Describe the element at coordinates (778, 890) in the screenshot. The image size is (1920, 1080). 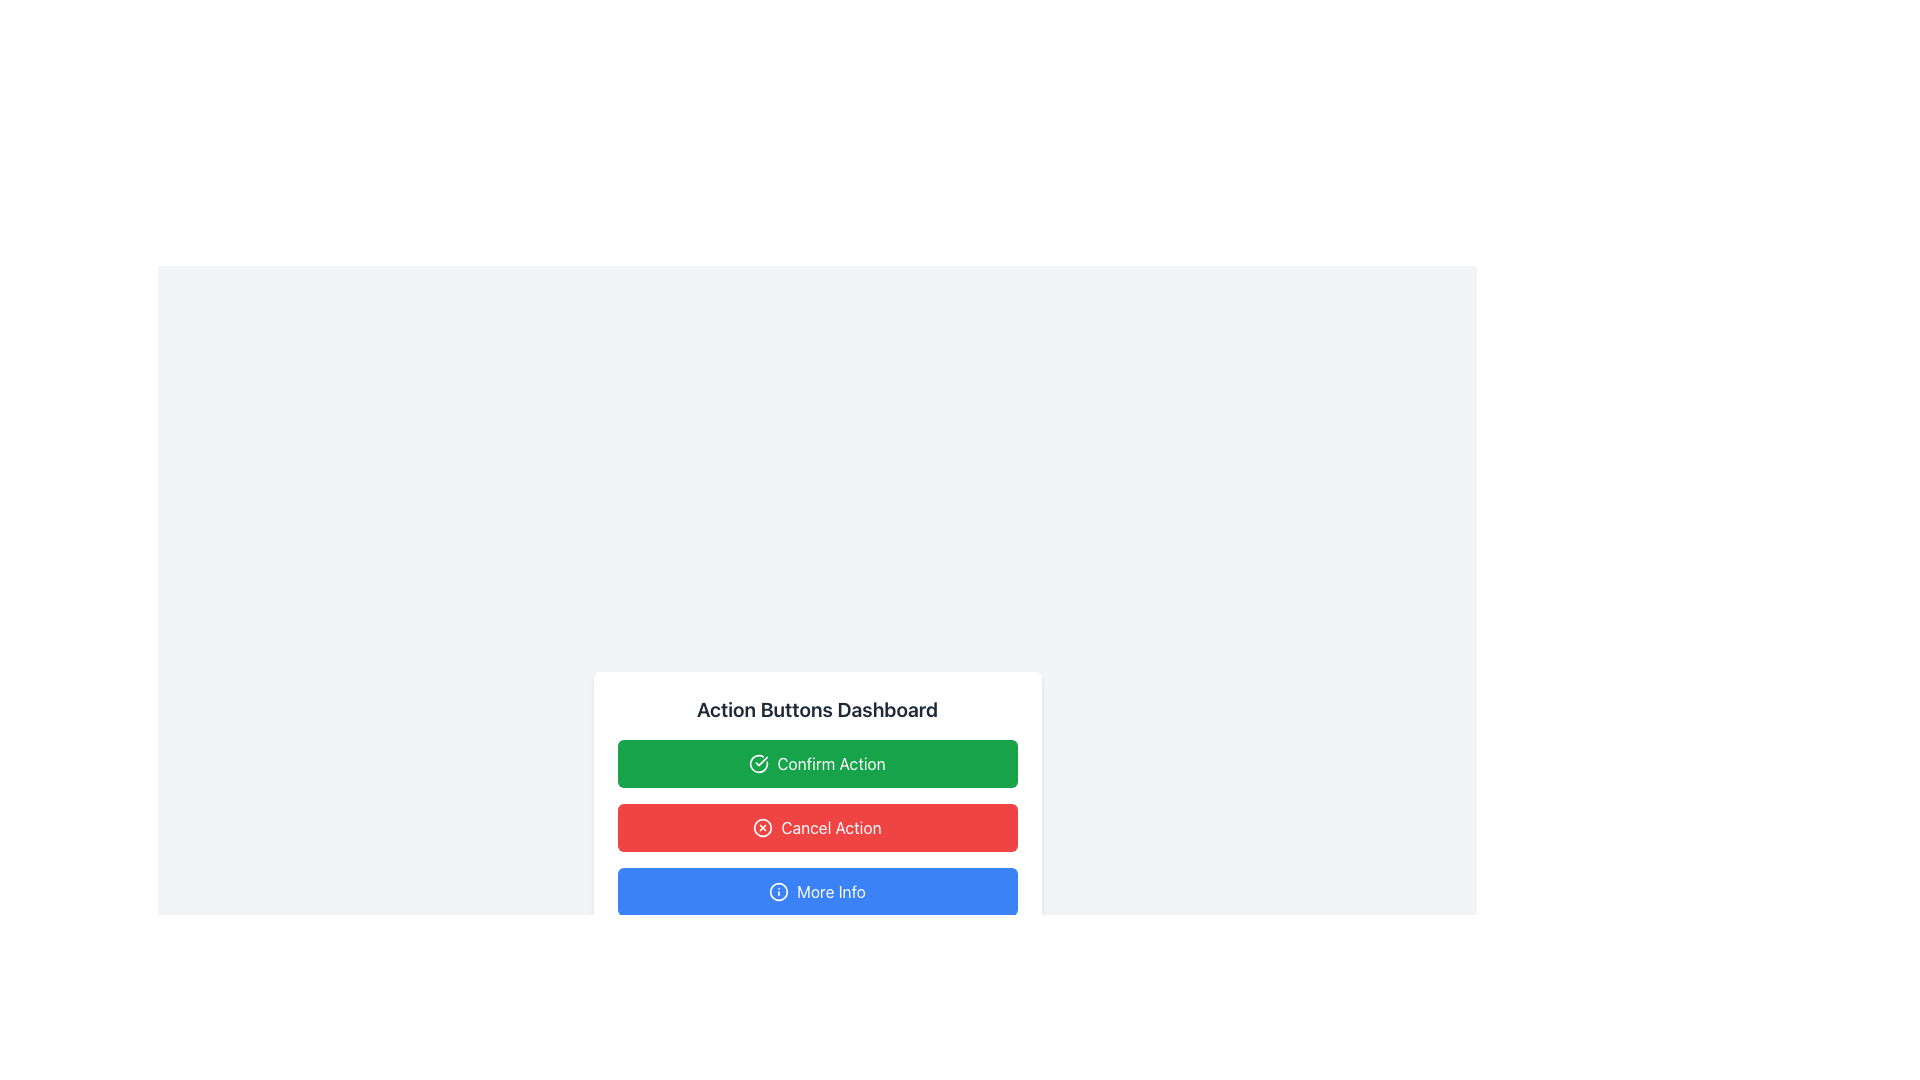
I see `the 'More Info' icon, which is a subcomponent of the third button in the 'Action Buttons Dashboard' interface` at that location.